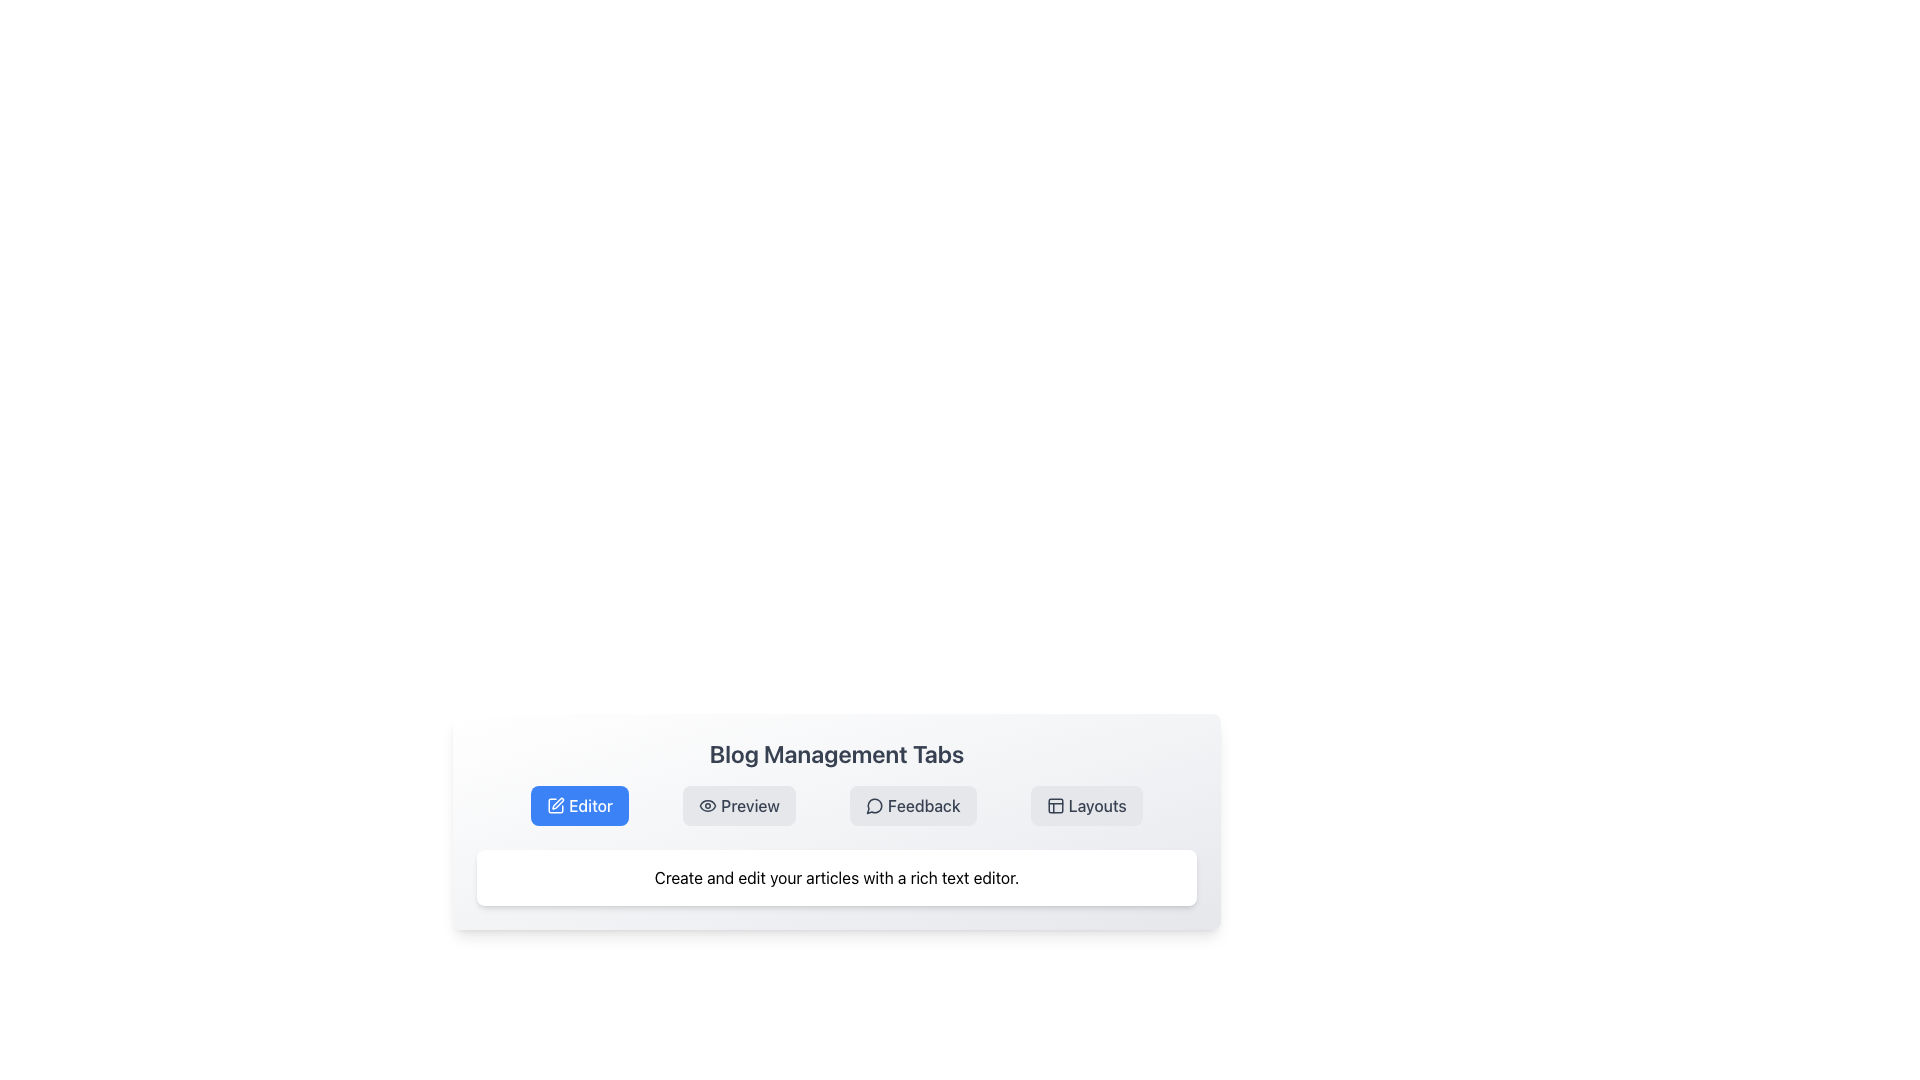 The height and width of the screenshot is (1080, 1920). Describe the element at coordinates (556, 805) in the screenshot. I see `SVG Icon representing a pen and square used for editing, located to the left of the 'Editor' button in the control panel` at that location.